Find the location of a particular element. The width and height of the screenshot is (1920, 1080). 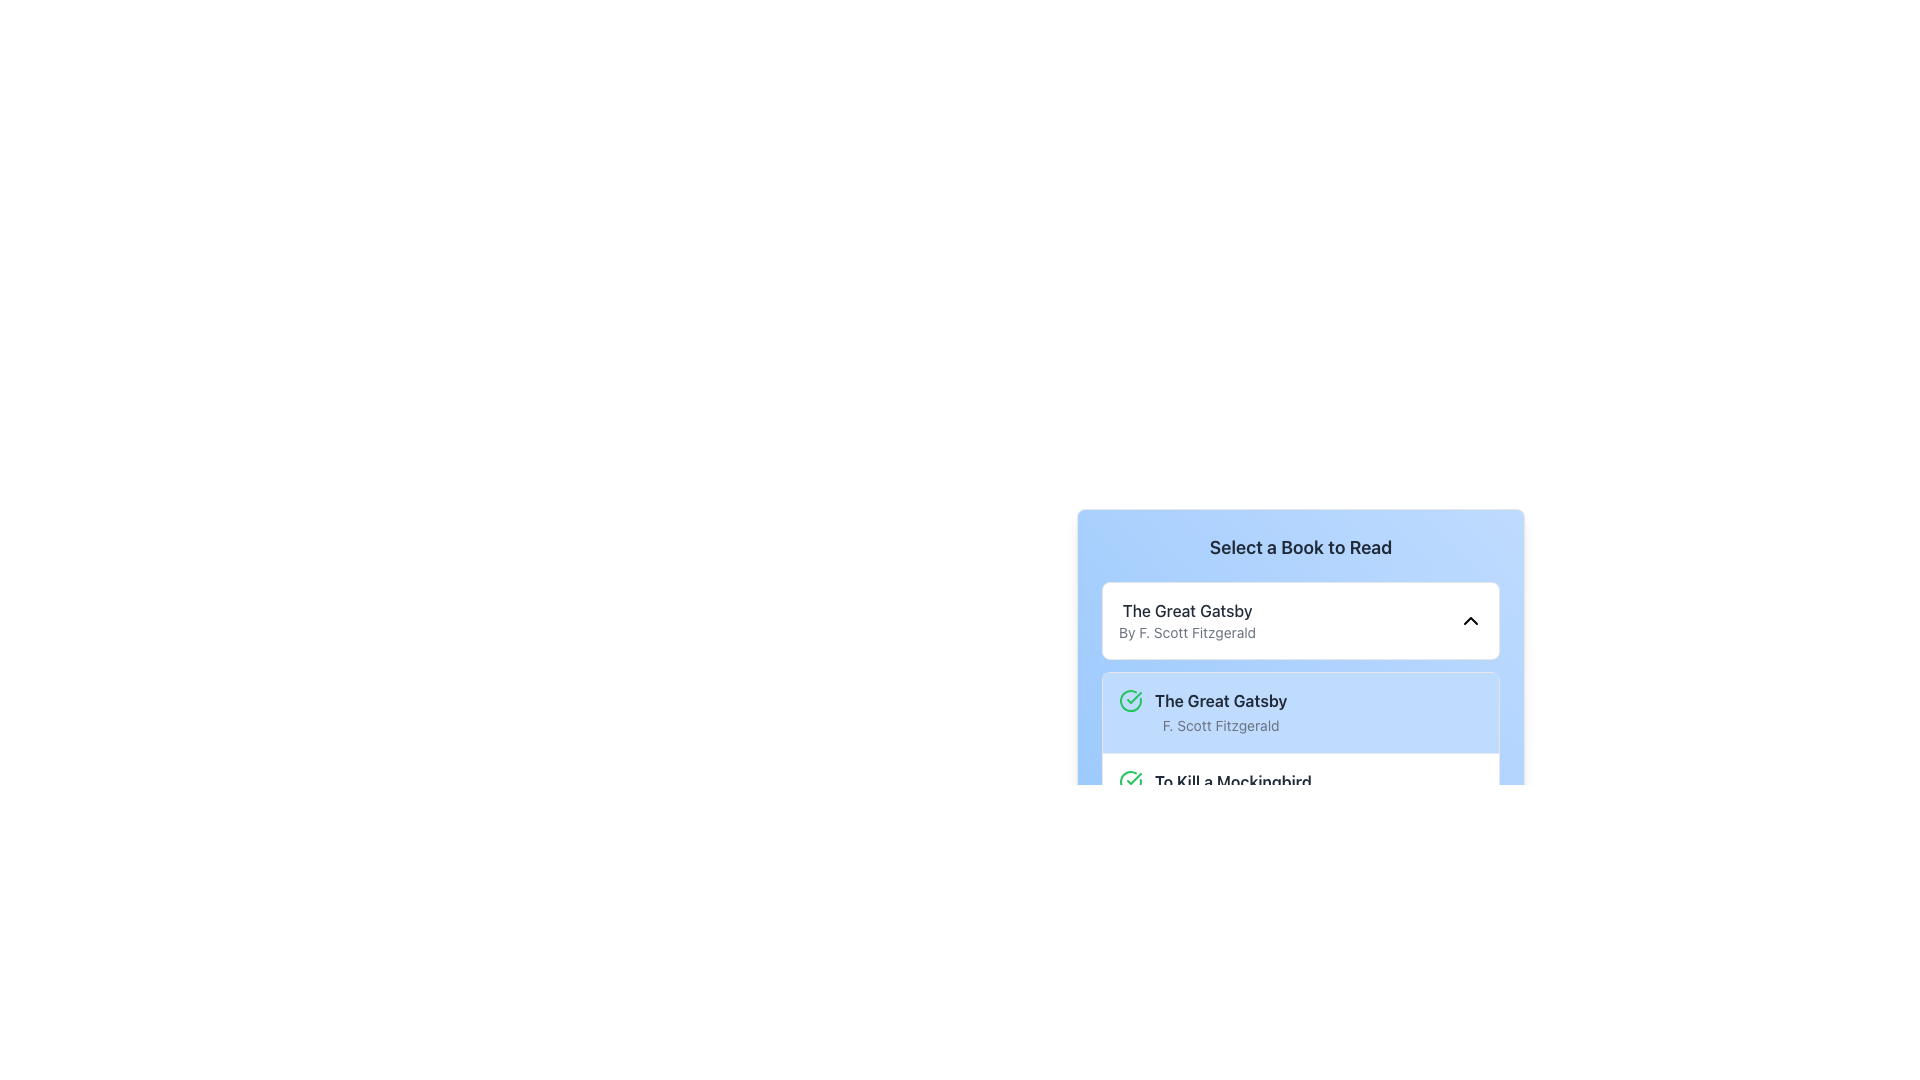

the static text element displaying the author of 'The Great Gatsby', which is located directly below the book title in the dropdown interface is located at coordinates (1187, 632).